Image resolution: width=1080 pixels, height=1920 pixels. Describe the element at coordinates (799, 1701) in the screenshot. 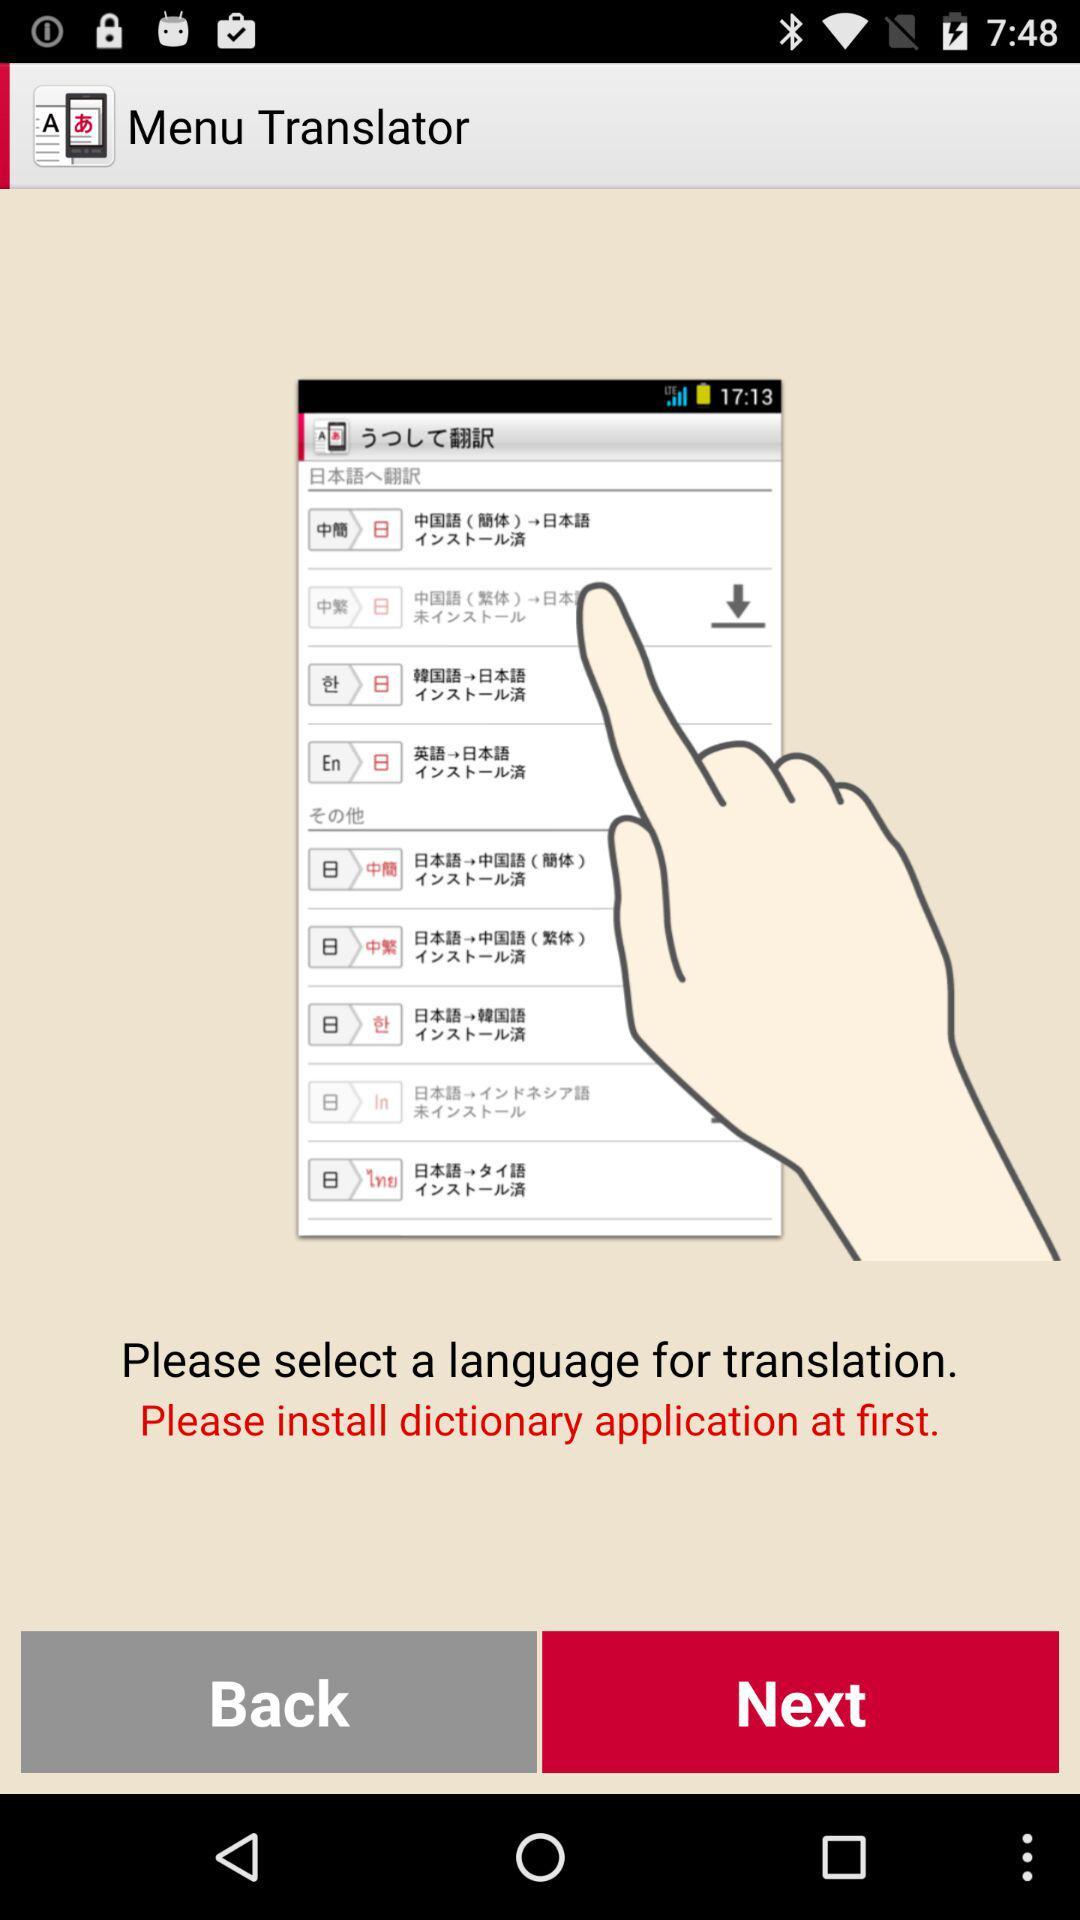

I see `button next to the back` at that location.